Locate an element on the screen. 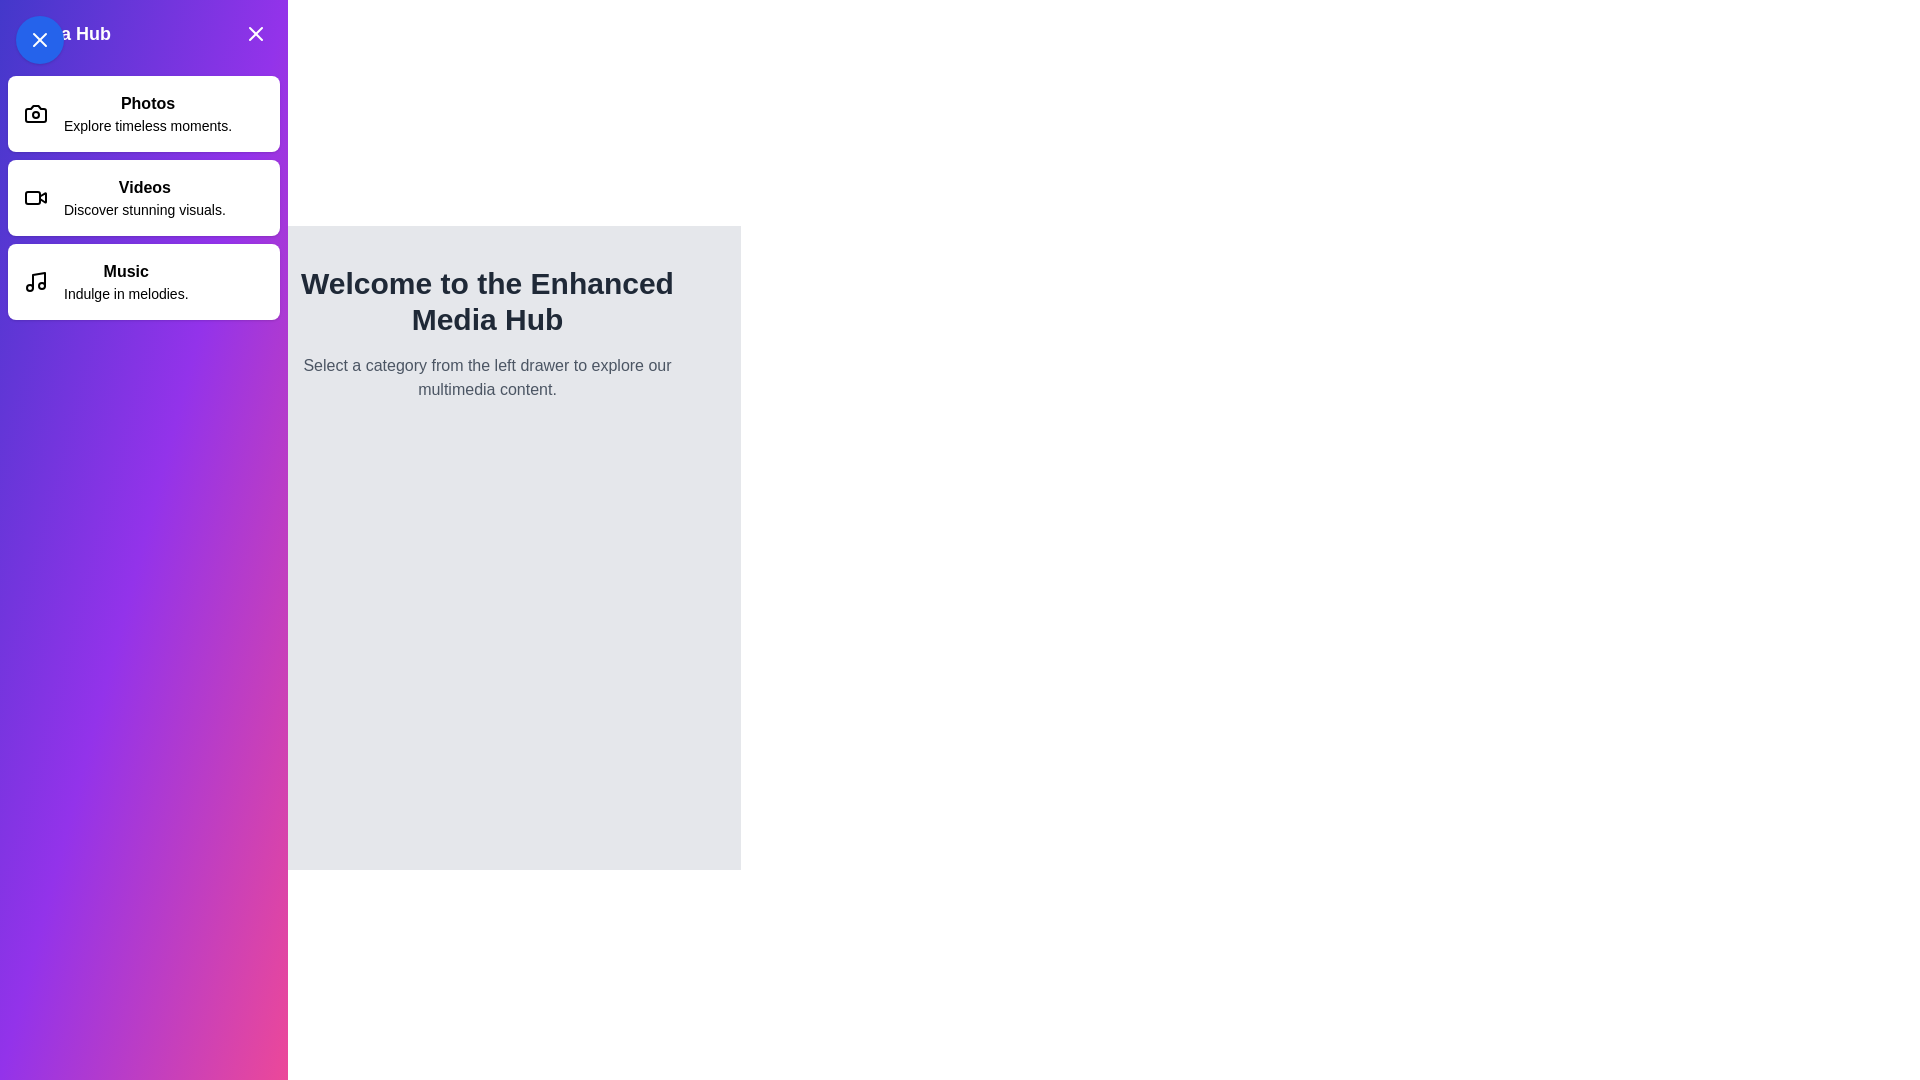  the close button to close the drawer is located at coordinates (254, 34).